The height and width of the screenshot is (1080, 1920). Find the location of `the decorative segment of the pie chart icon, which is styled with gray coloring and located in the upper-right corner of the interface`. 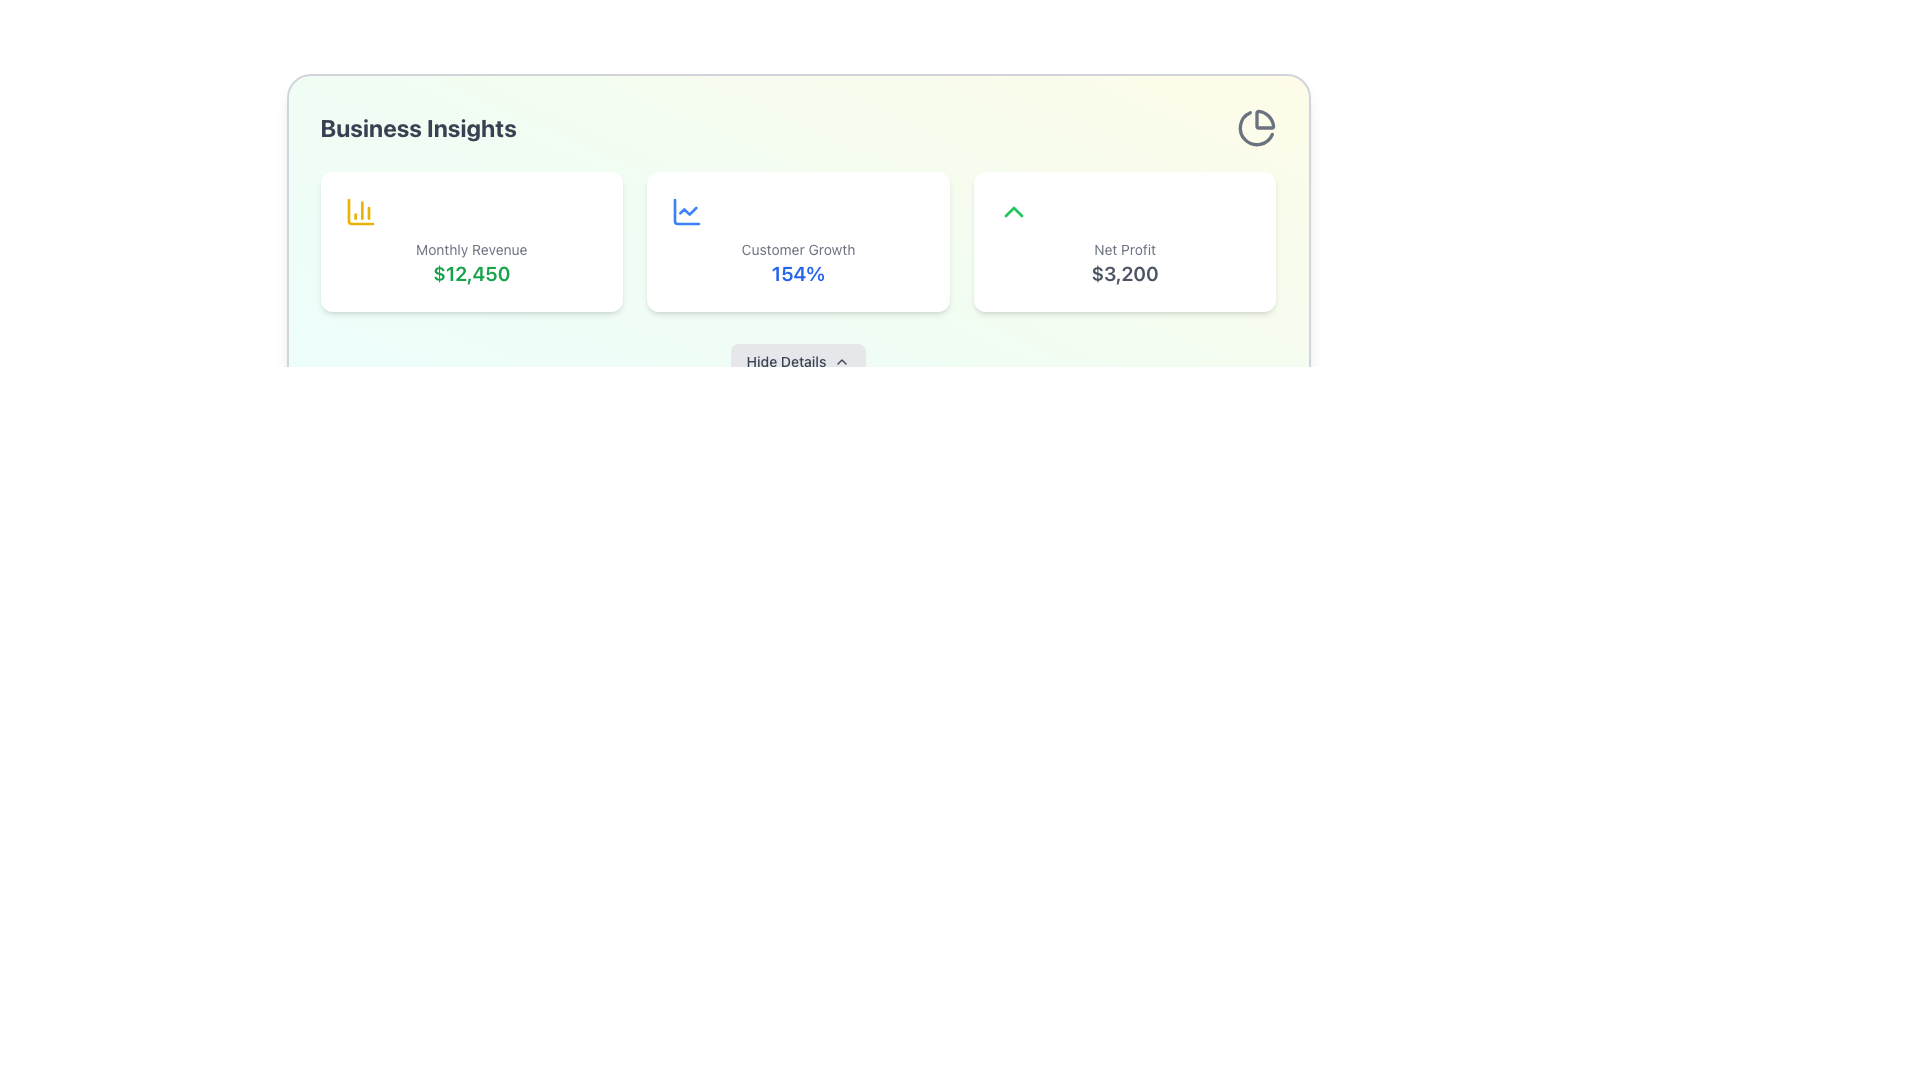

the decorative segment of the pie chart icon, which is styled with gray coloring and located in the upper-right corner of the interface is located at coordinates (1263, 119).